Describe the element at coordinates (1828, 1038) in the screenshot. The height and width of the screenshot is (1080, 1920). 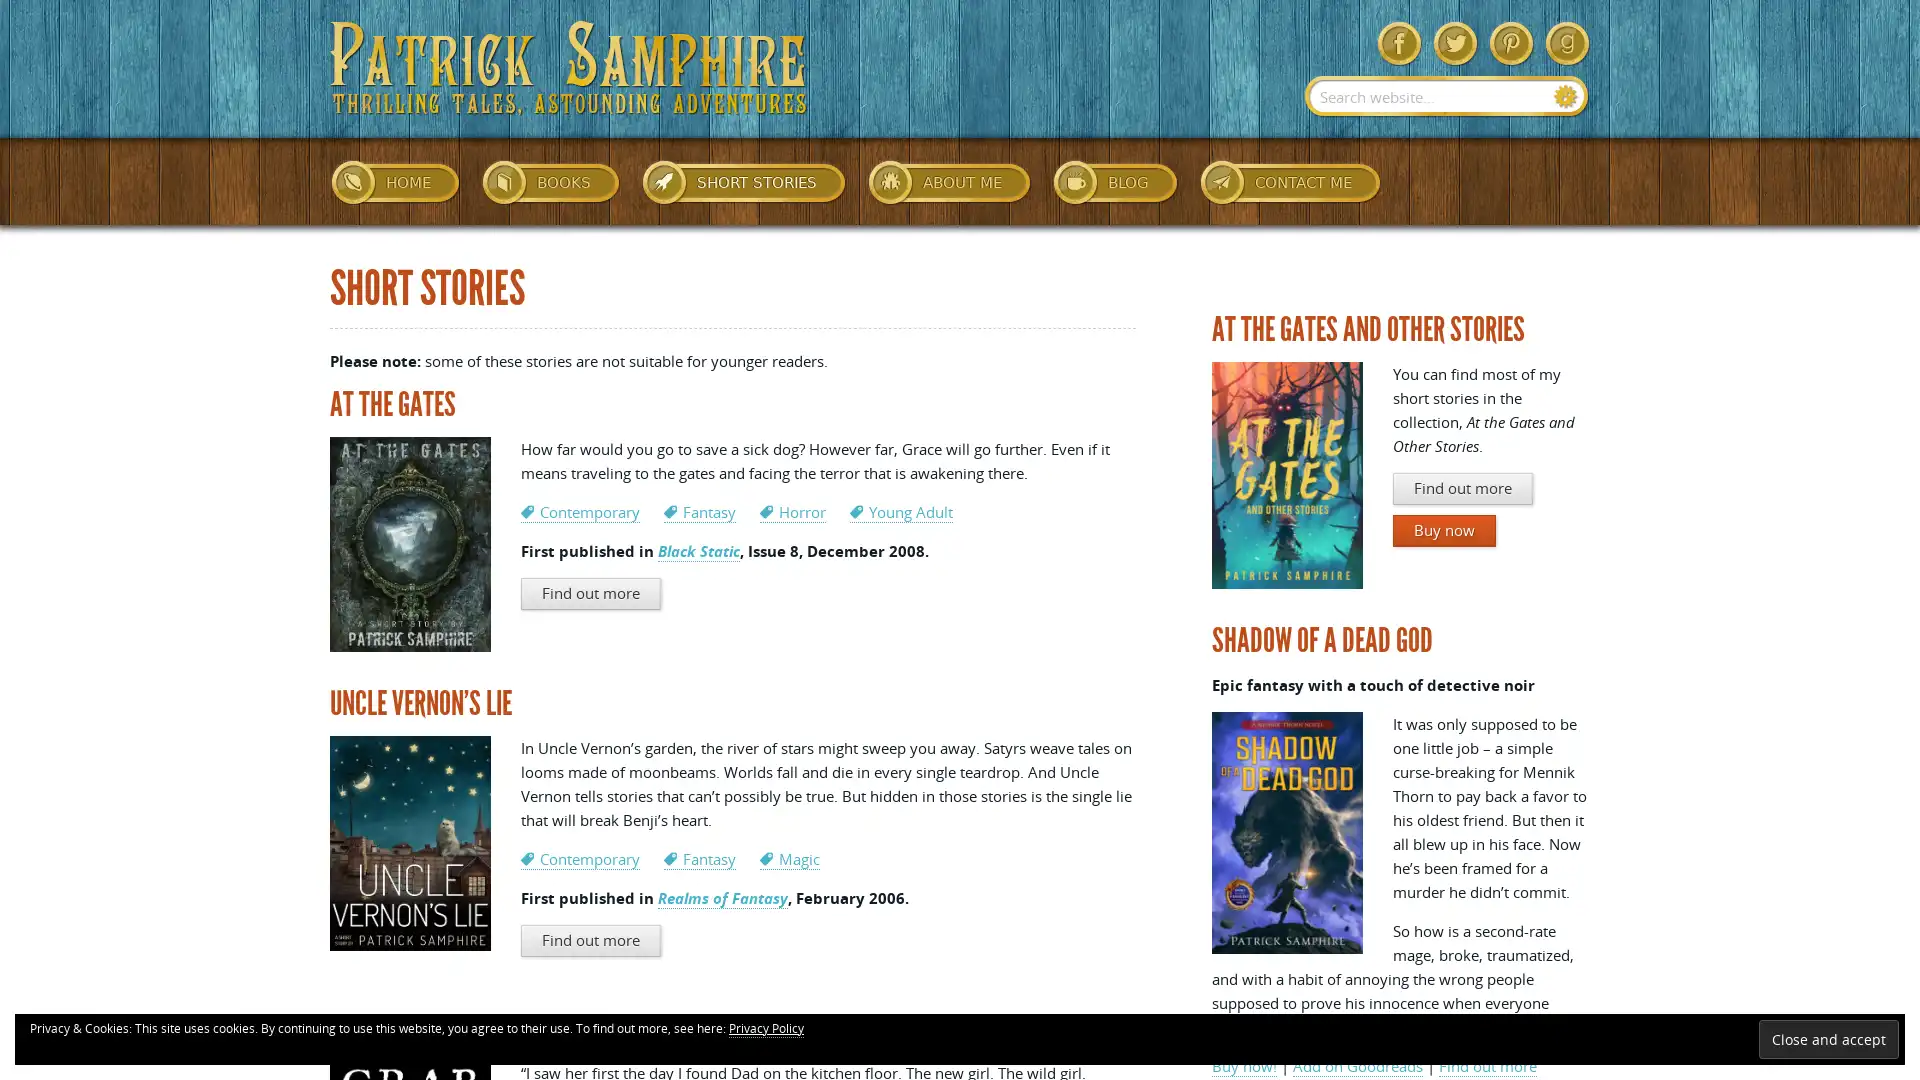
I see `Close and accept` at that location.